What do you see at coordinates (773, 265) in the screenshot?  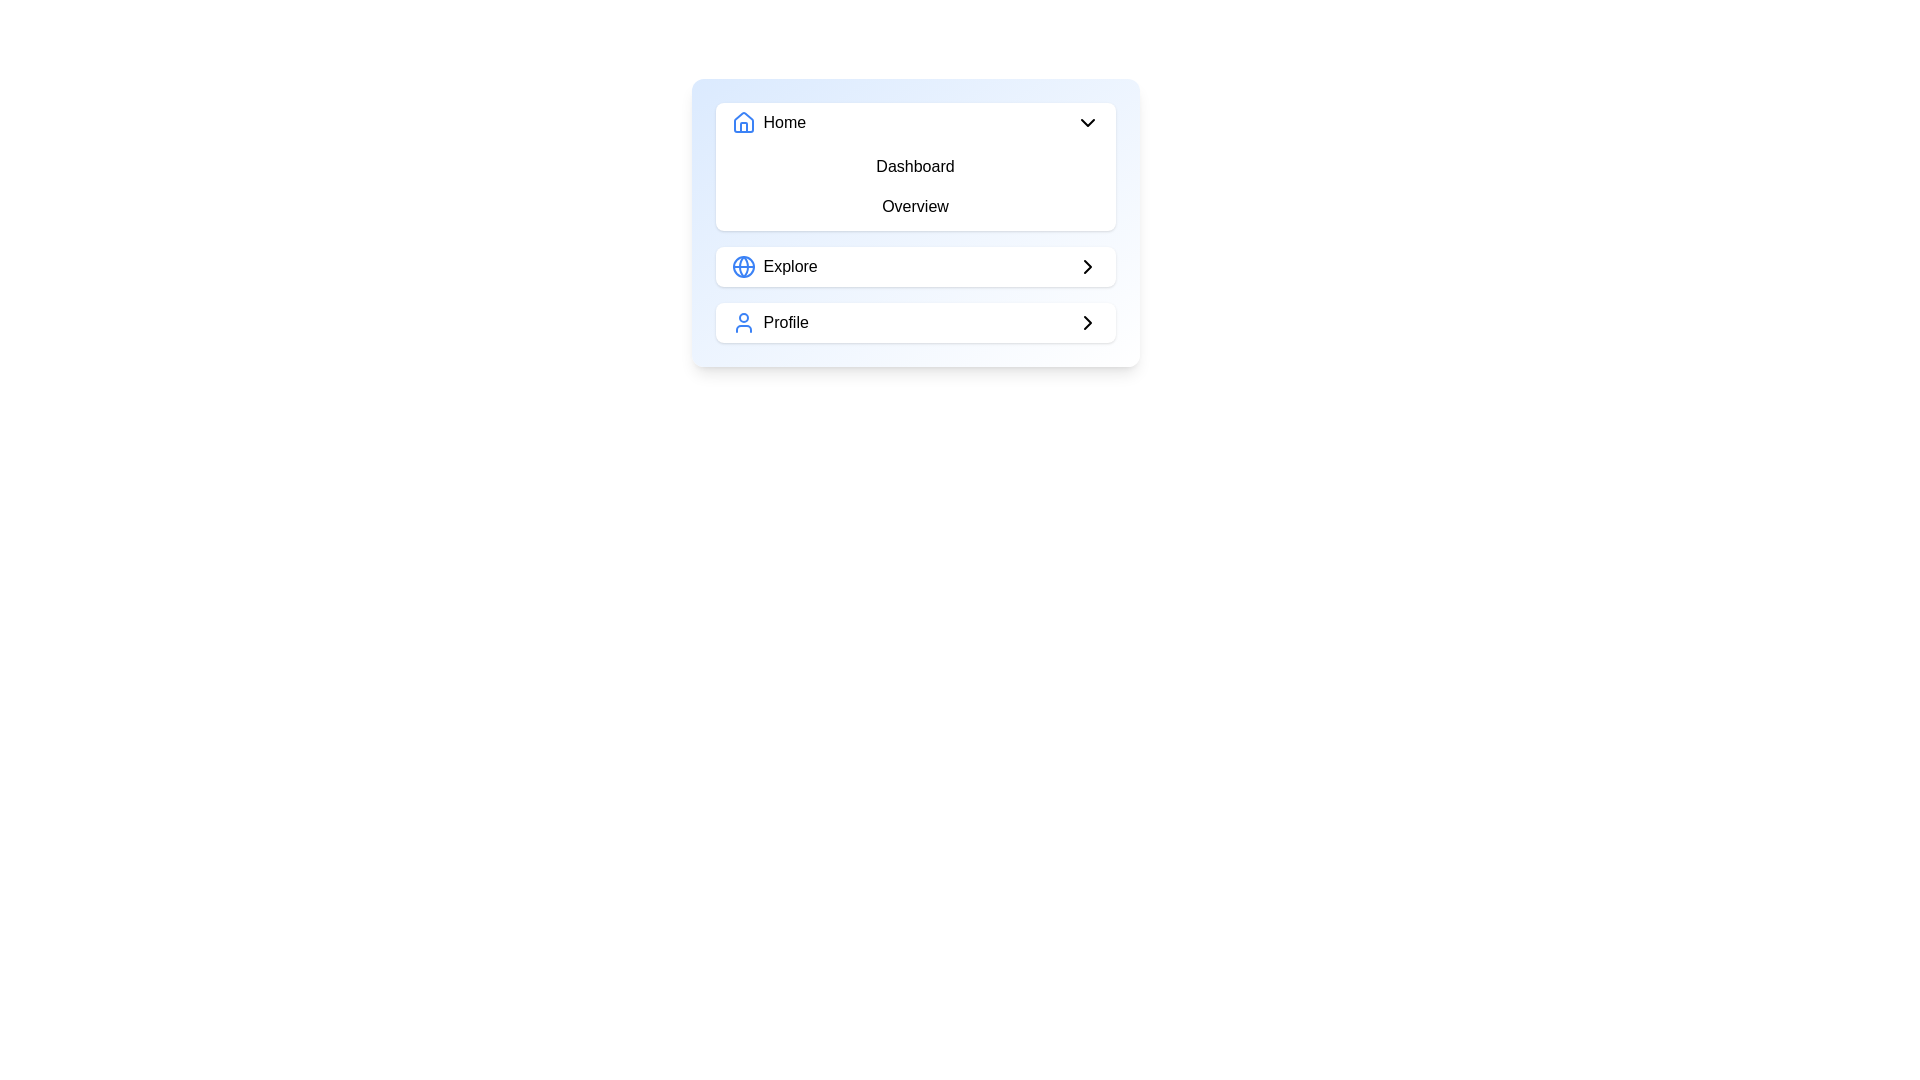 I see `the 'Explore' label with icon in the menu, which is the first sub-element below 'Home' and above 'Profile'` at bounding box center [773, 265].